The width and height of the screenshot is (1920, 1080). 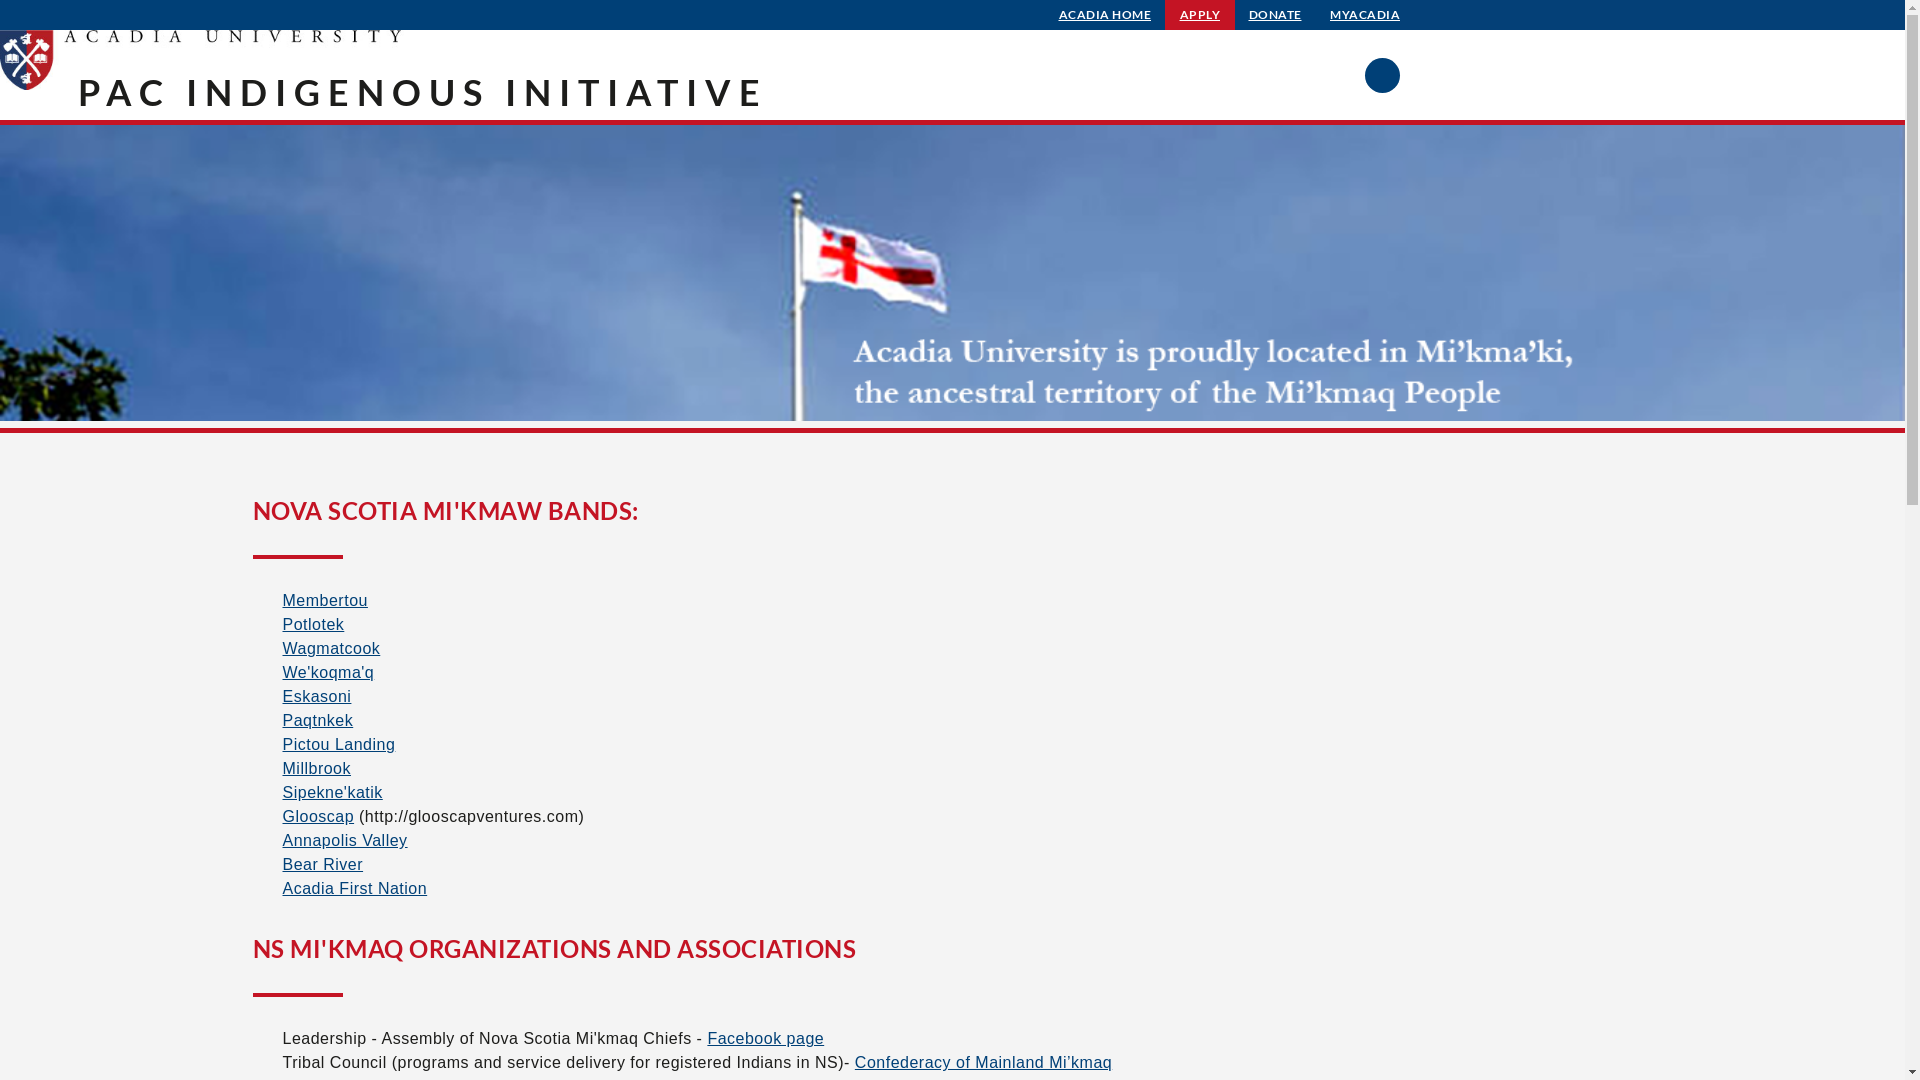 What do you see at coordinates (281, 695) in the screenshot?
I see `'Eskasoni'` at bounding box center [281, 695].